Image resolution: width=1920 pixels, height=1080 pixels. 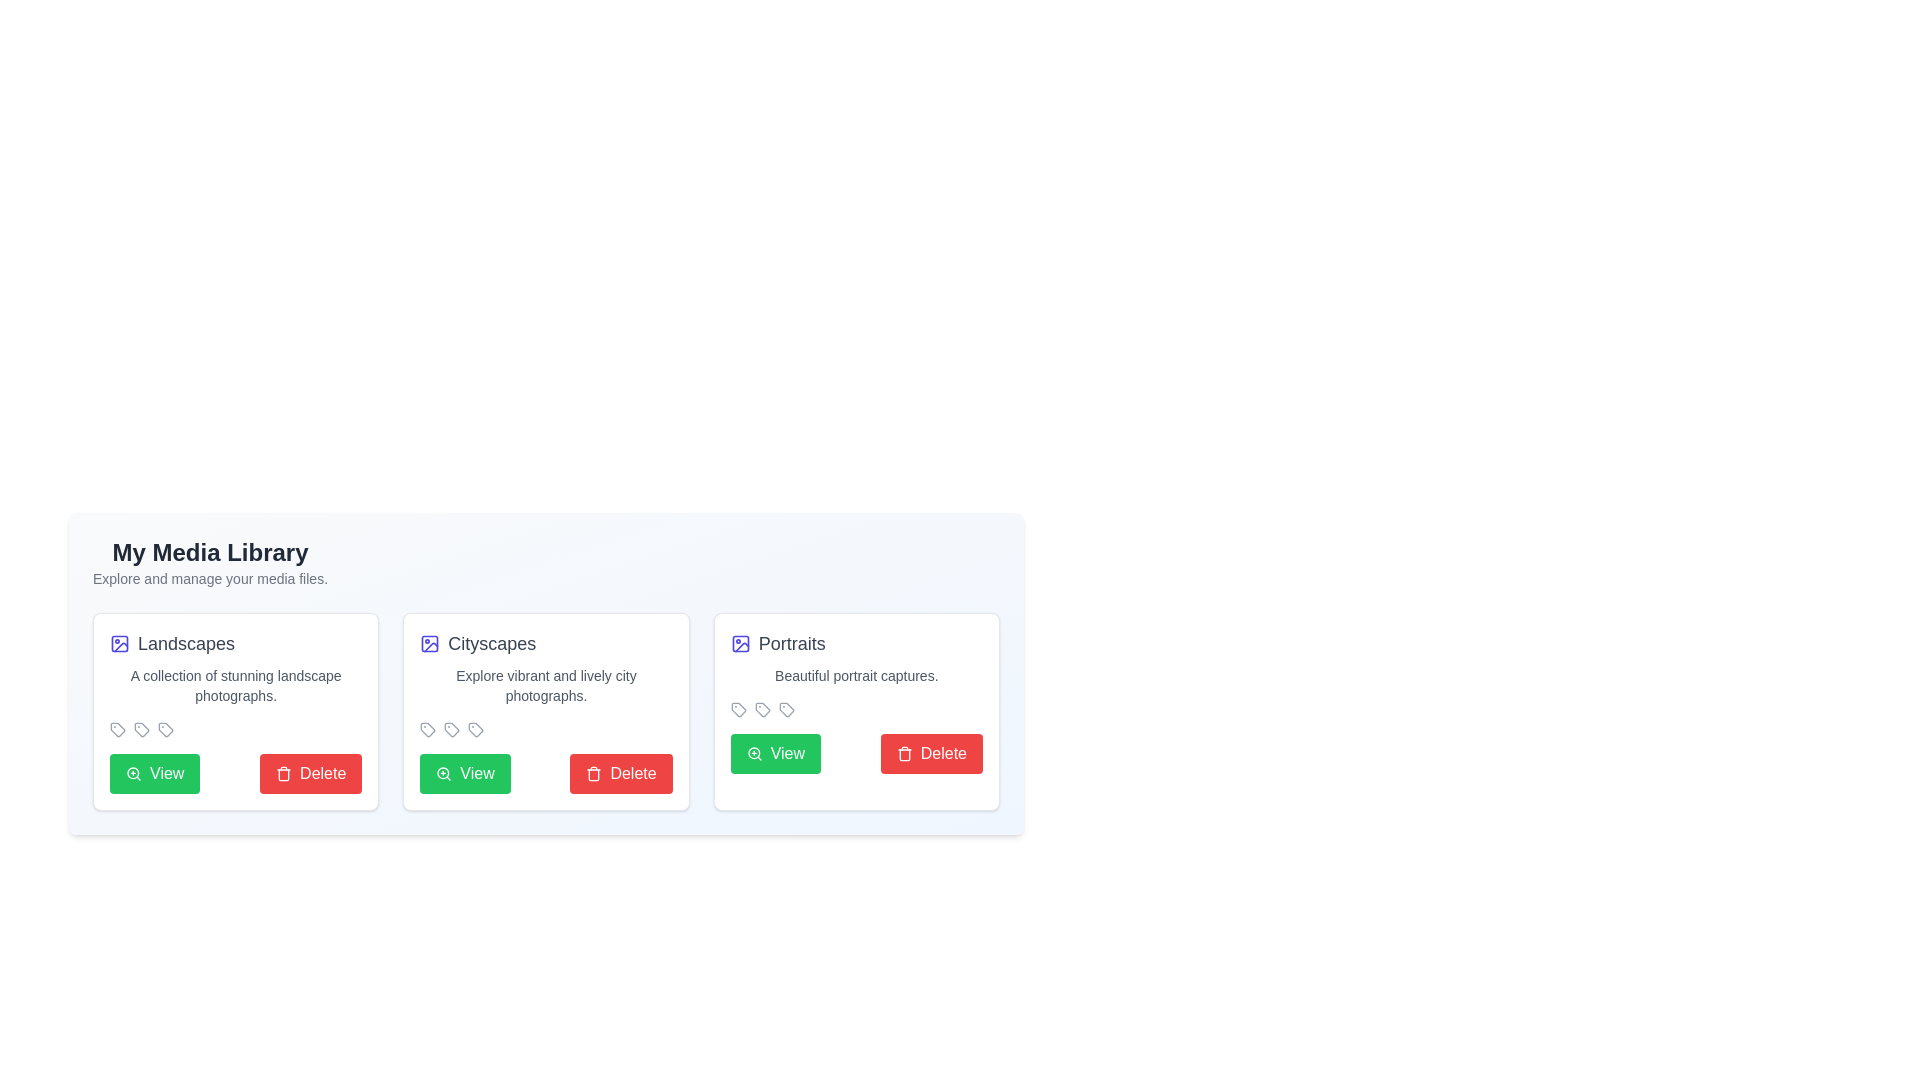 What do you see at coordinates (429, 644) in the screenshot?
I see `the blue image outline icon located to the left of the 'Cityscapes' text label within the 'Cityscapes' card` at bounding box center [429, 644].